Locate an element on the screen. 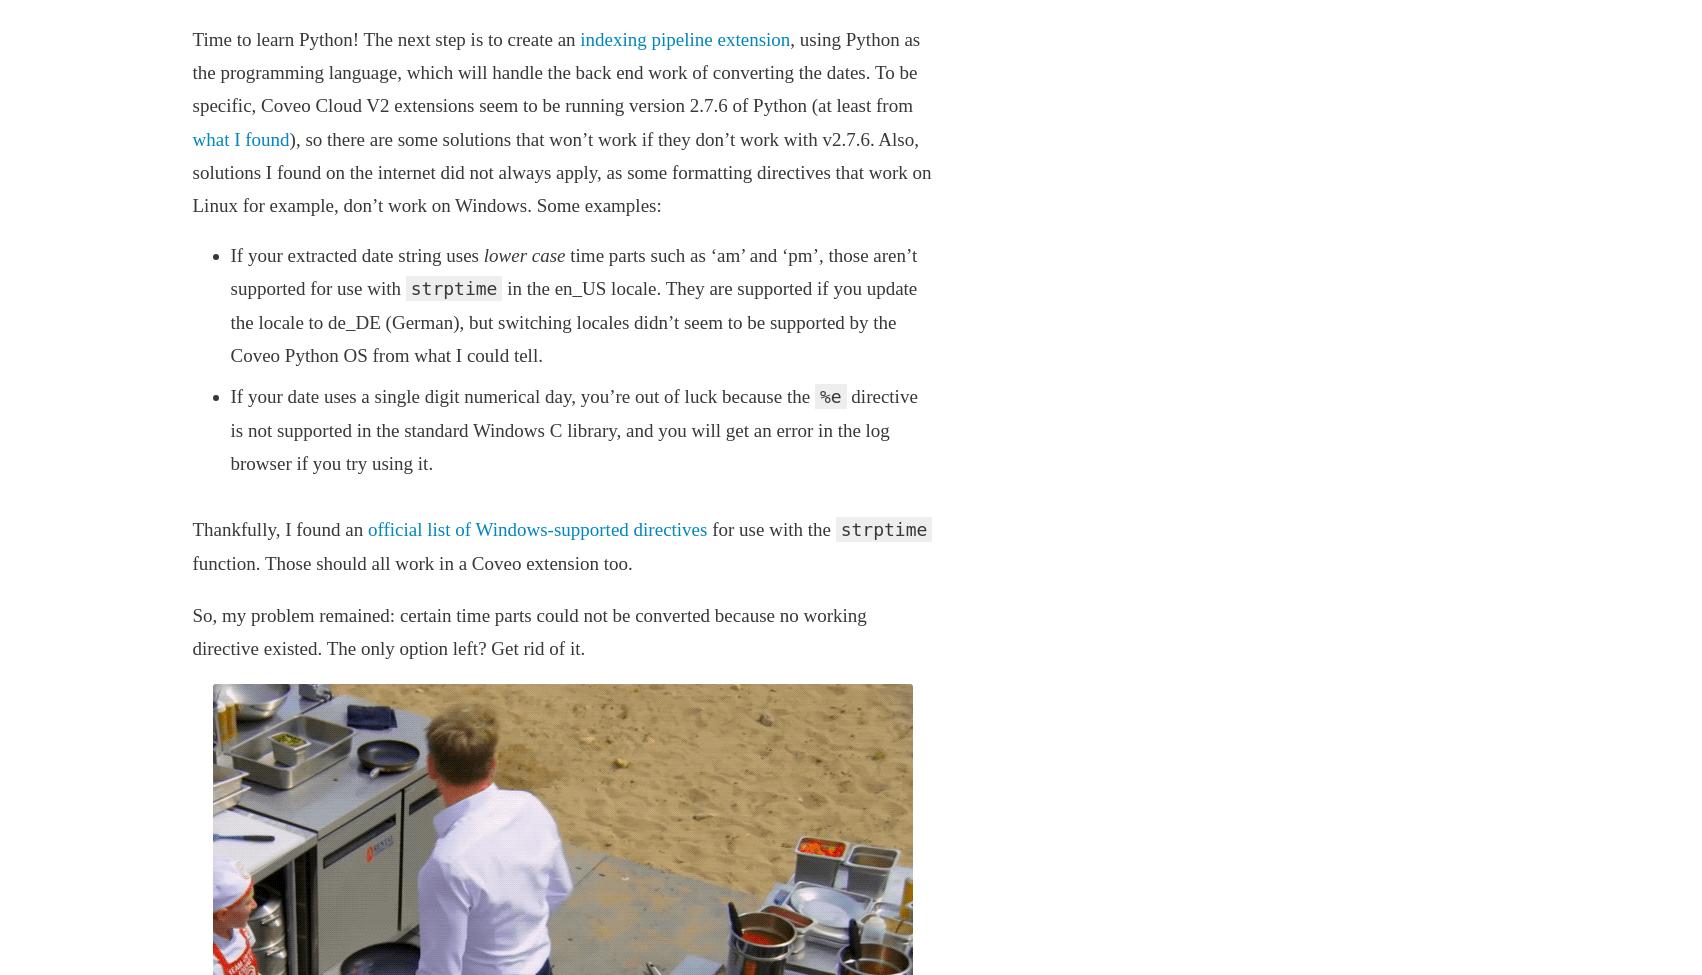  'function. Those should all work in a Coveo extension too.' is located at coordinates (190, 561).